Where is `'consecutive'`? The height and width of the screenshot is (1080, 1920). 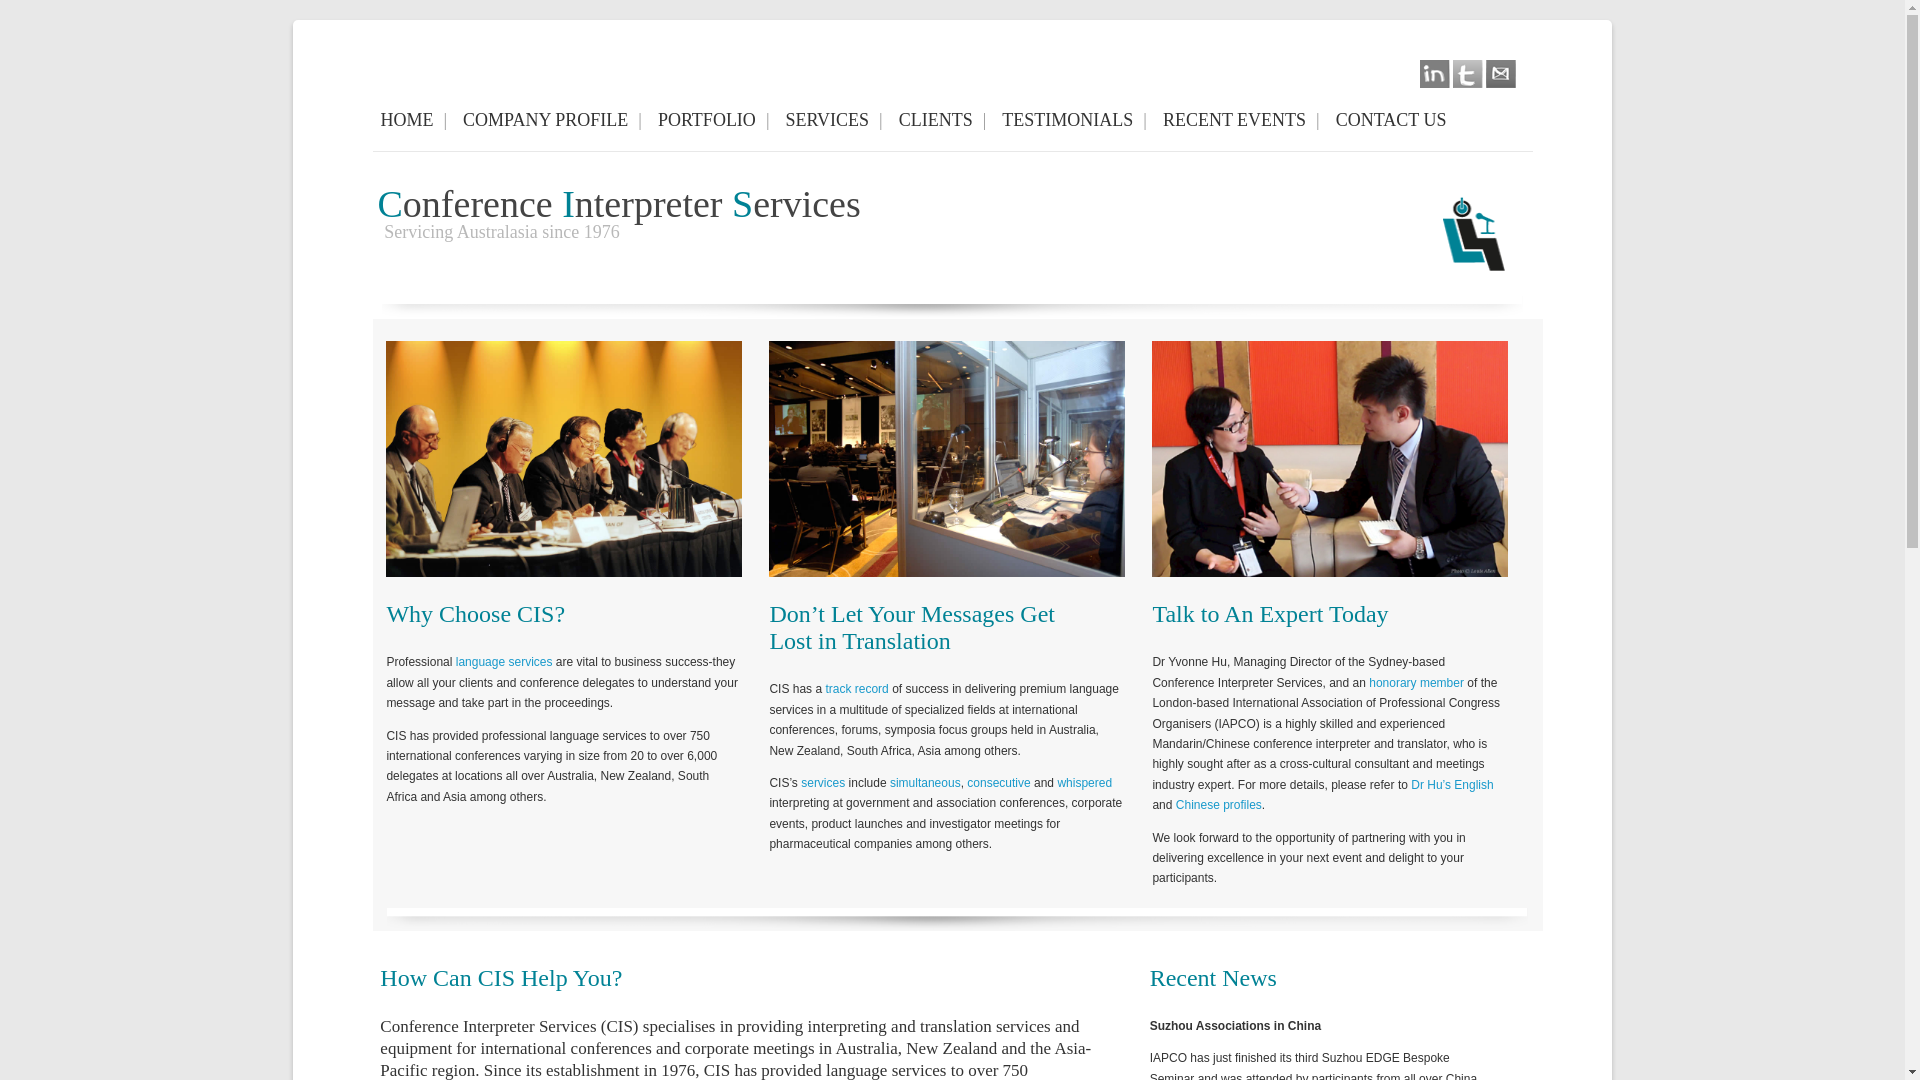
'consecutive' is located at coordinates (998, 782).